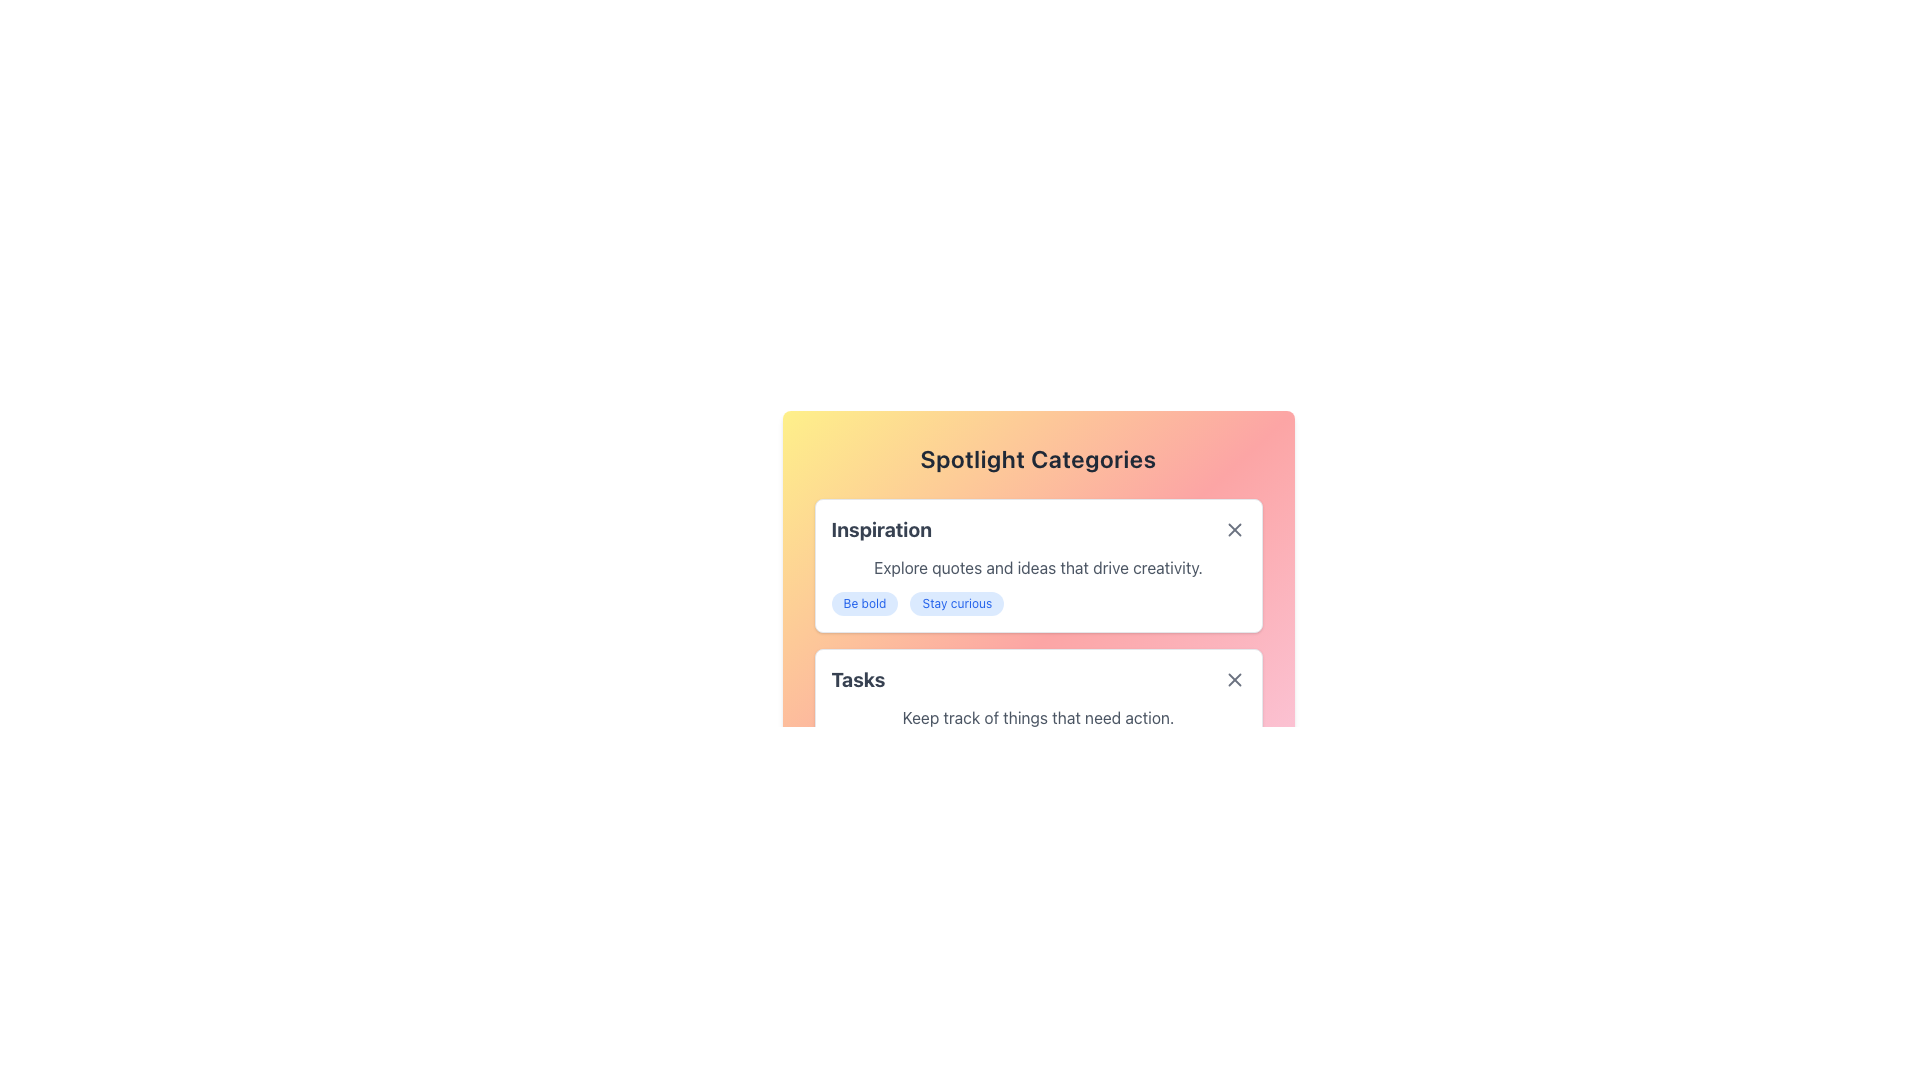 The image size is (1920, 1080). Describe the element at coordinates (1233, 528) in the screenshot. I see `the 'X' button at the top-right corner of the 'Inspiration' section` at that location.